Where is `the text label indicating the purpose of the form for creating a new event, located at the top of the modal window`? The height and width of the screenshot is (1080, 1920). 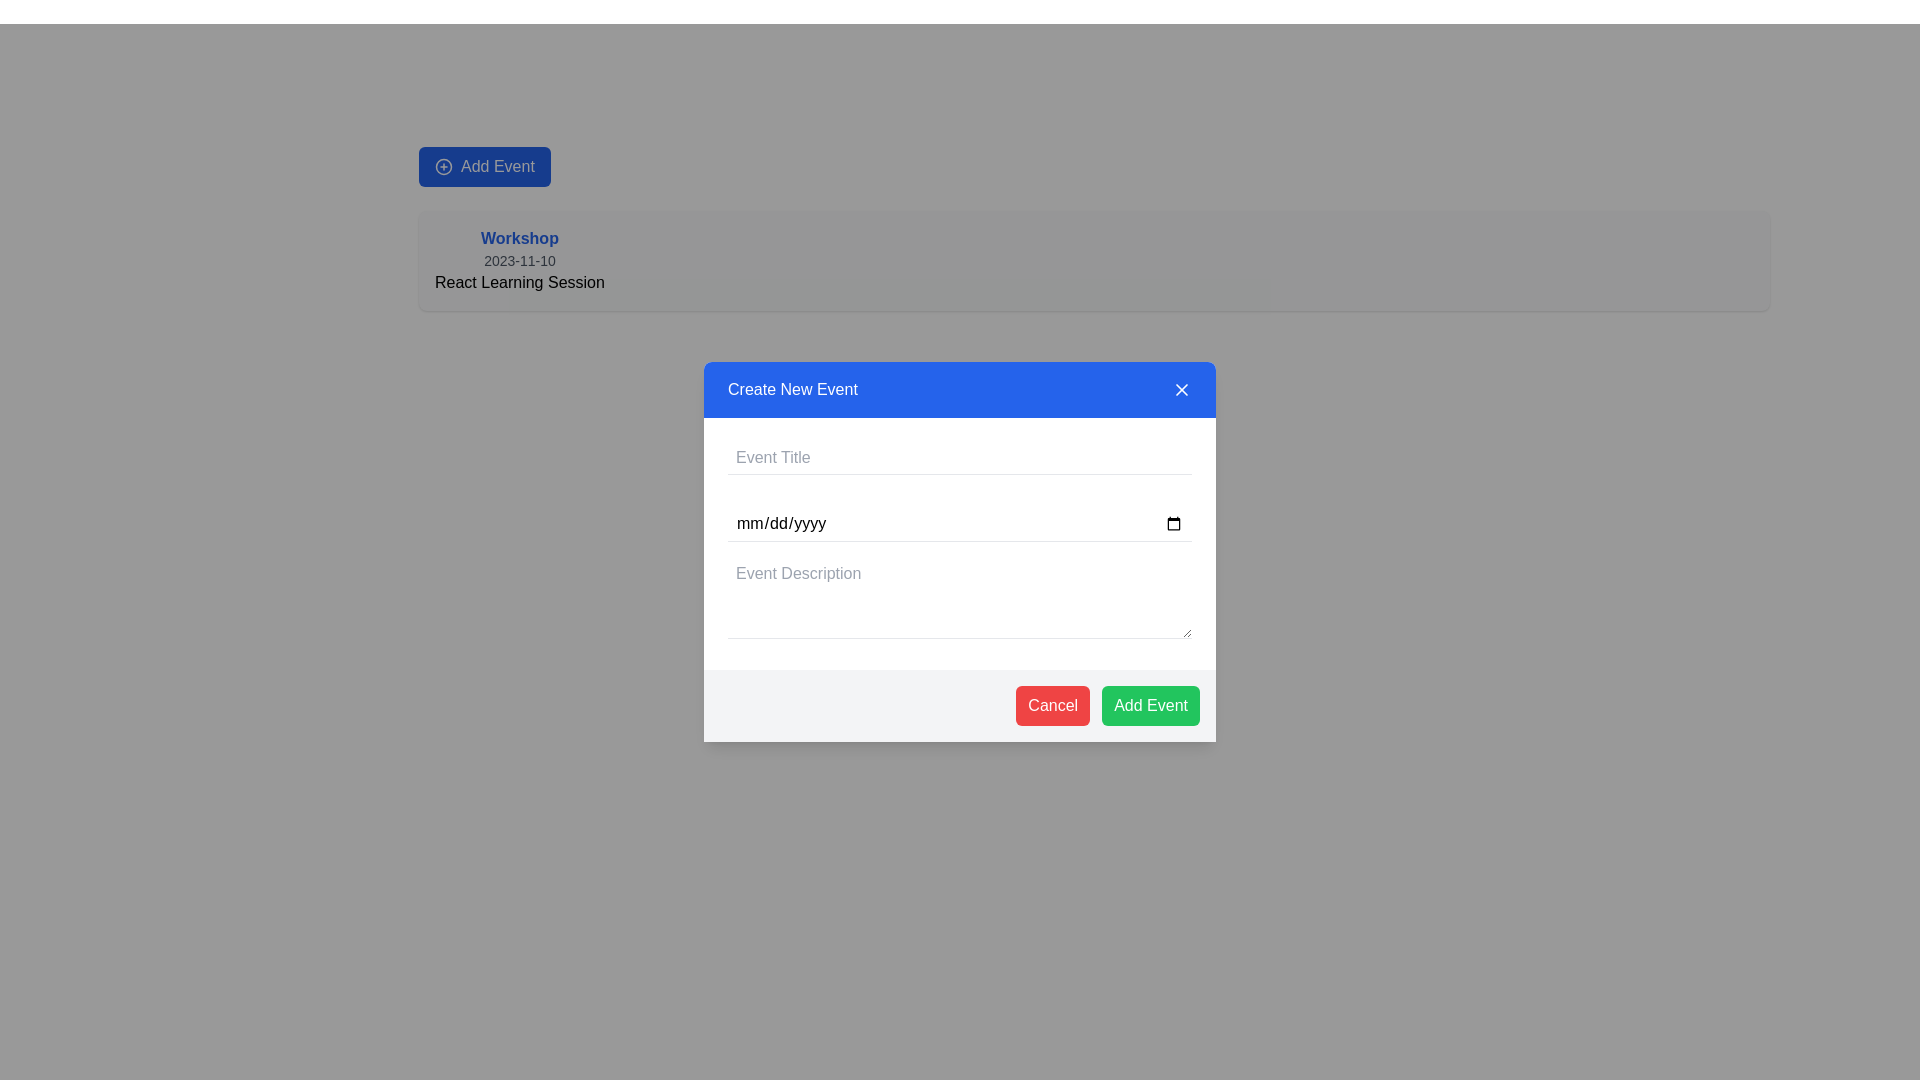 the text label indicating the purpose of the form for creating a new event, located at the top of the modal window is located at coordinates (791, 389).